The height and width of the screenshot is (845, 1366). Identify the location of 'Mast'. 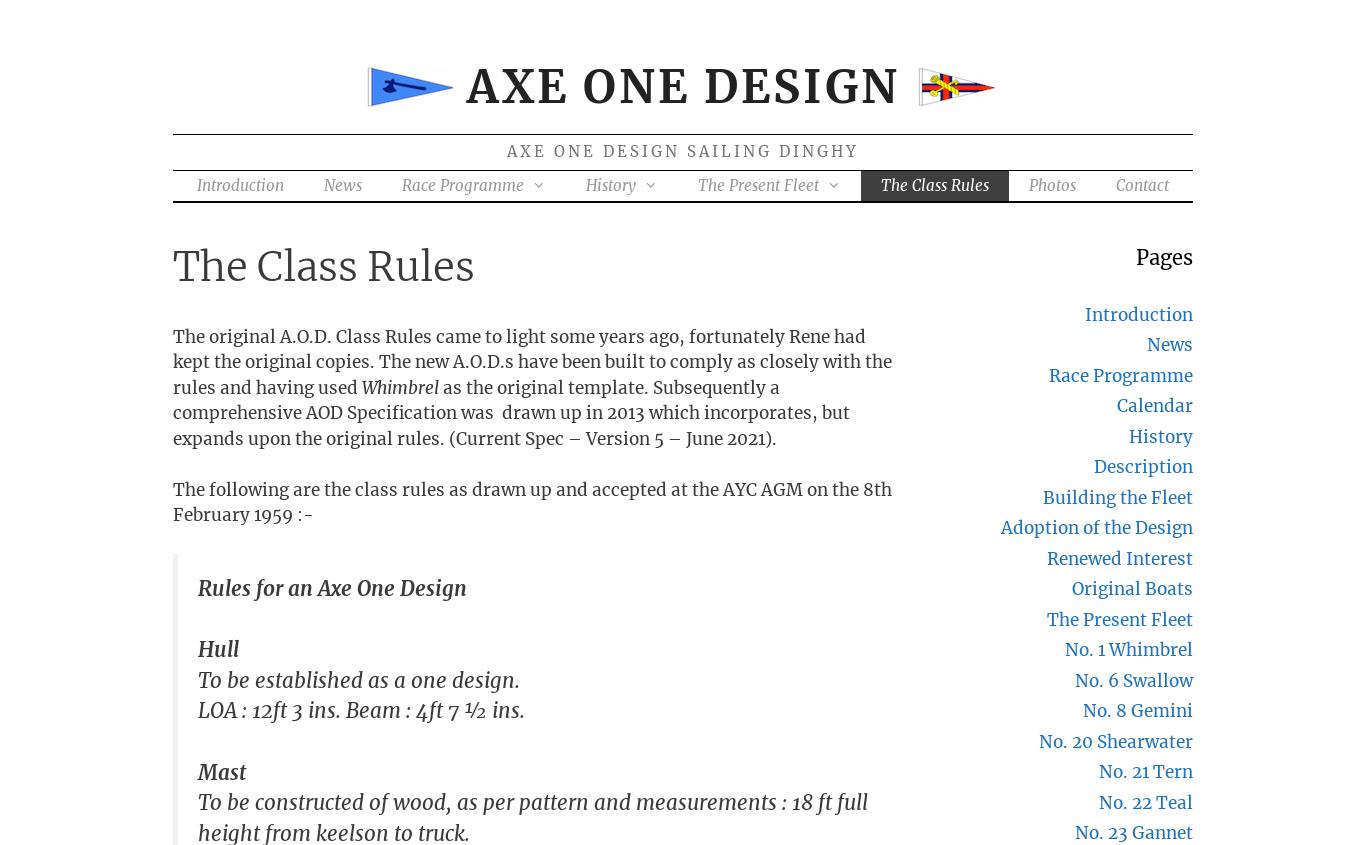
(220, 771).